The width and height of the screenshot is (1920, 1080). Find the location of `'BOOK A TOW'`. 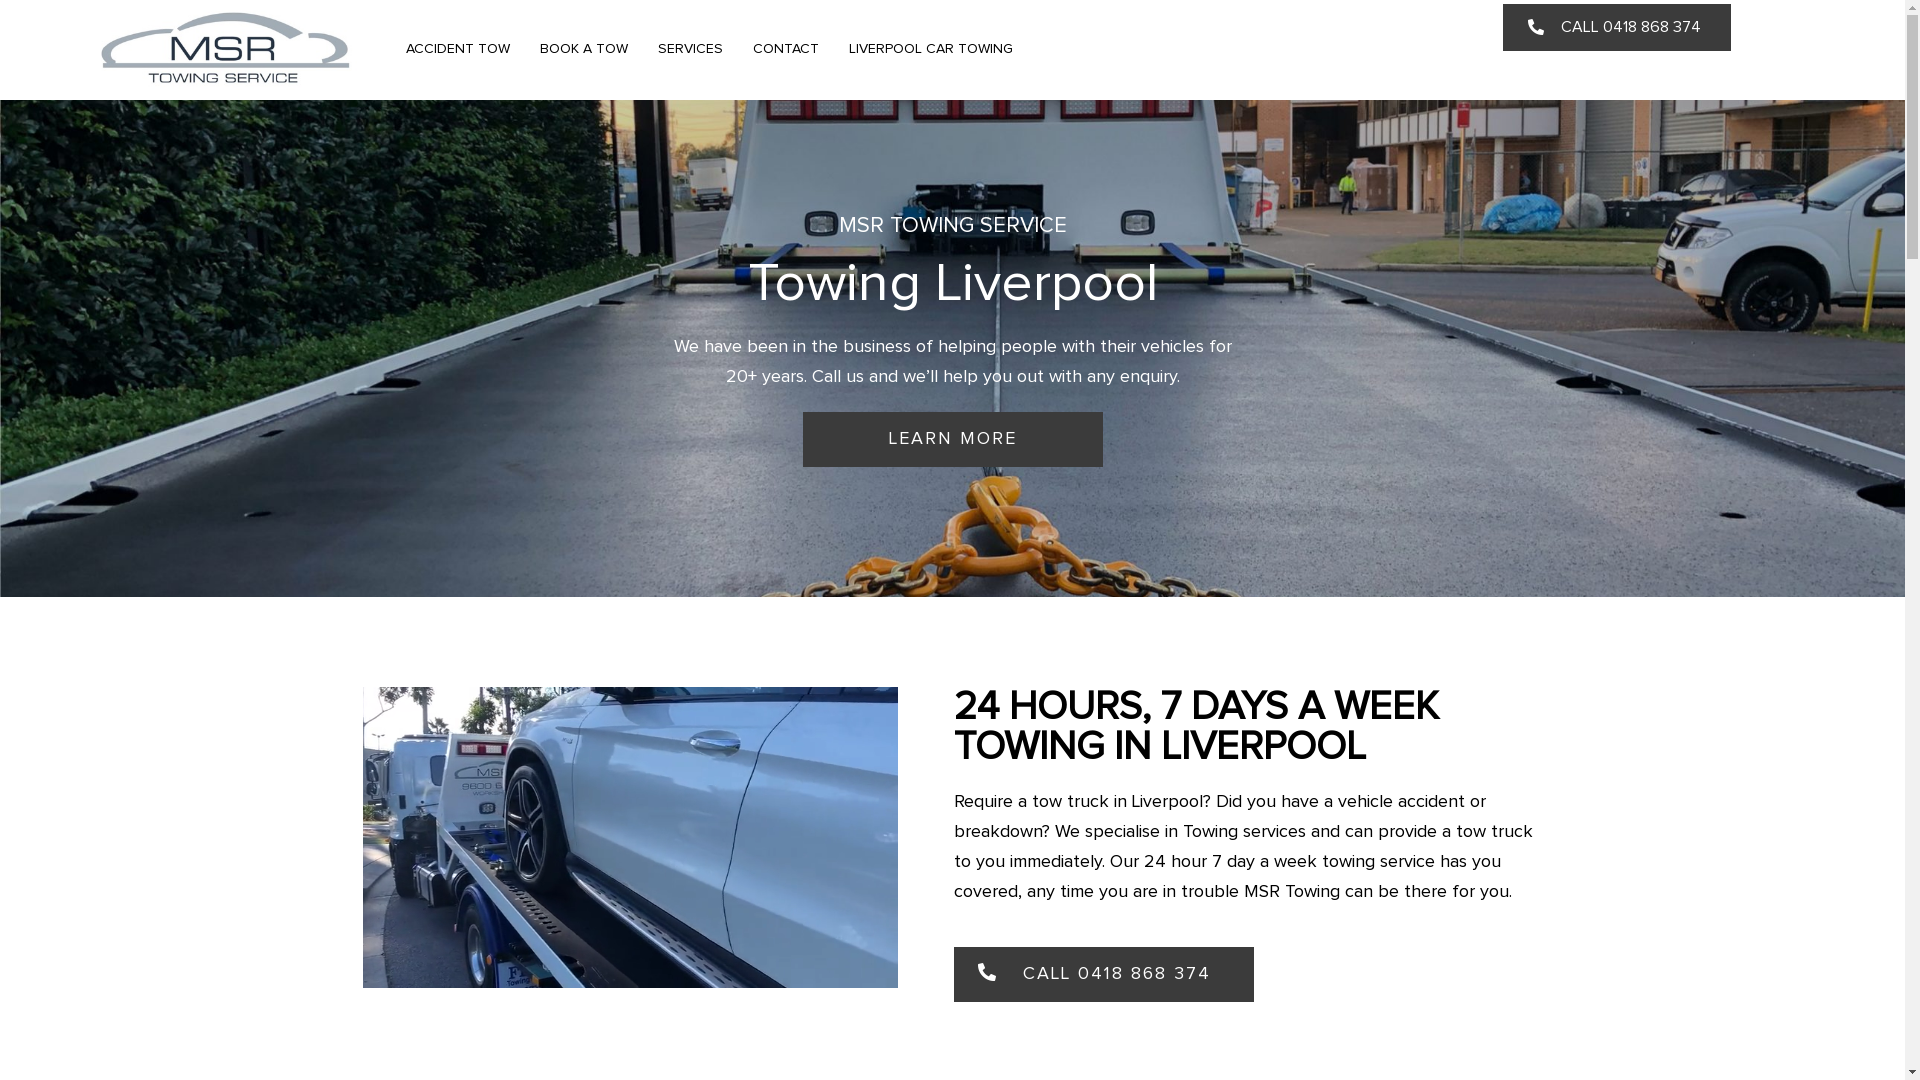

'BOOK A TOW' is located at coordinates (583, 48).